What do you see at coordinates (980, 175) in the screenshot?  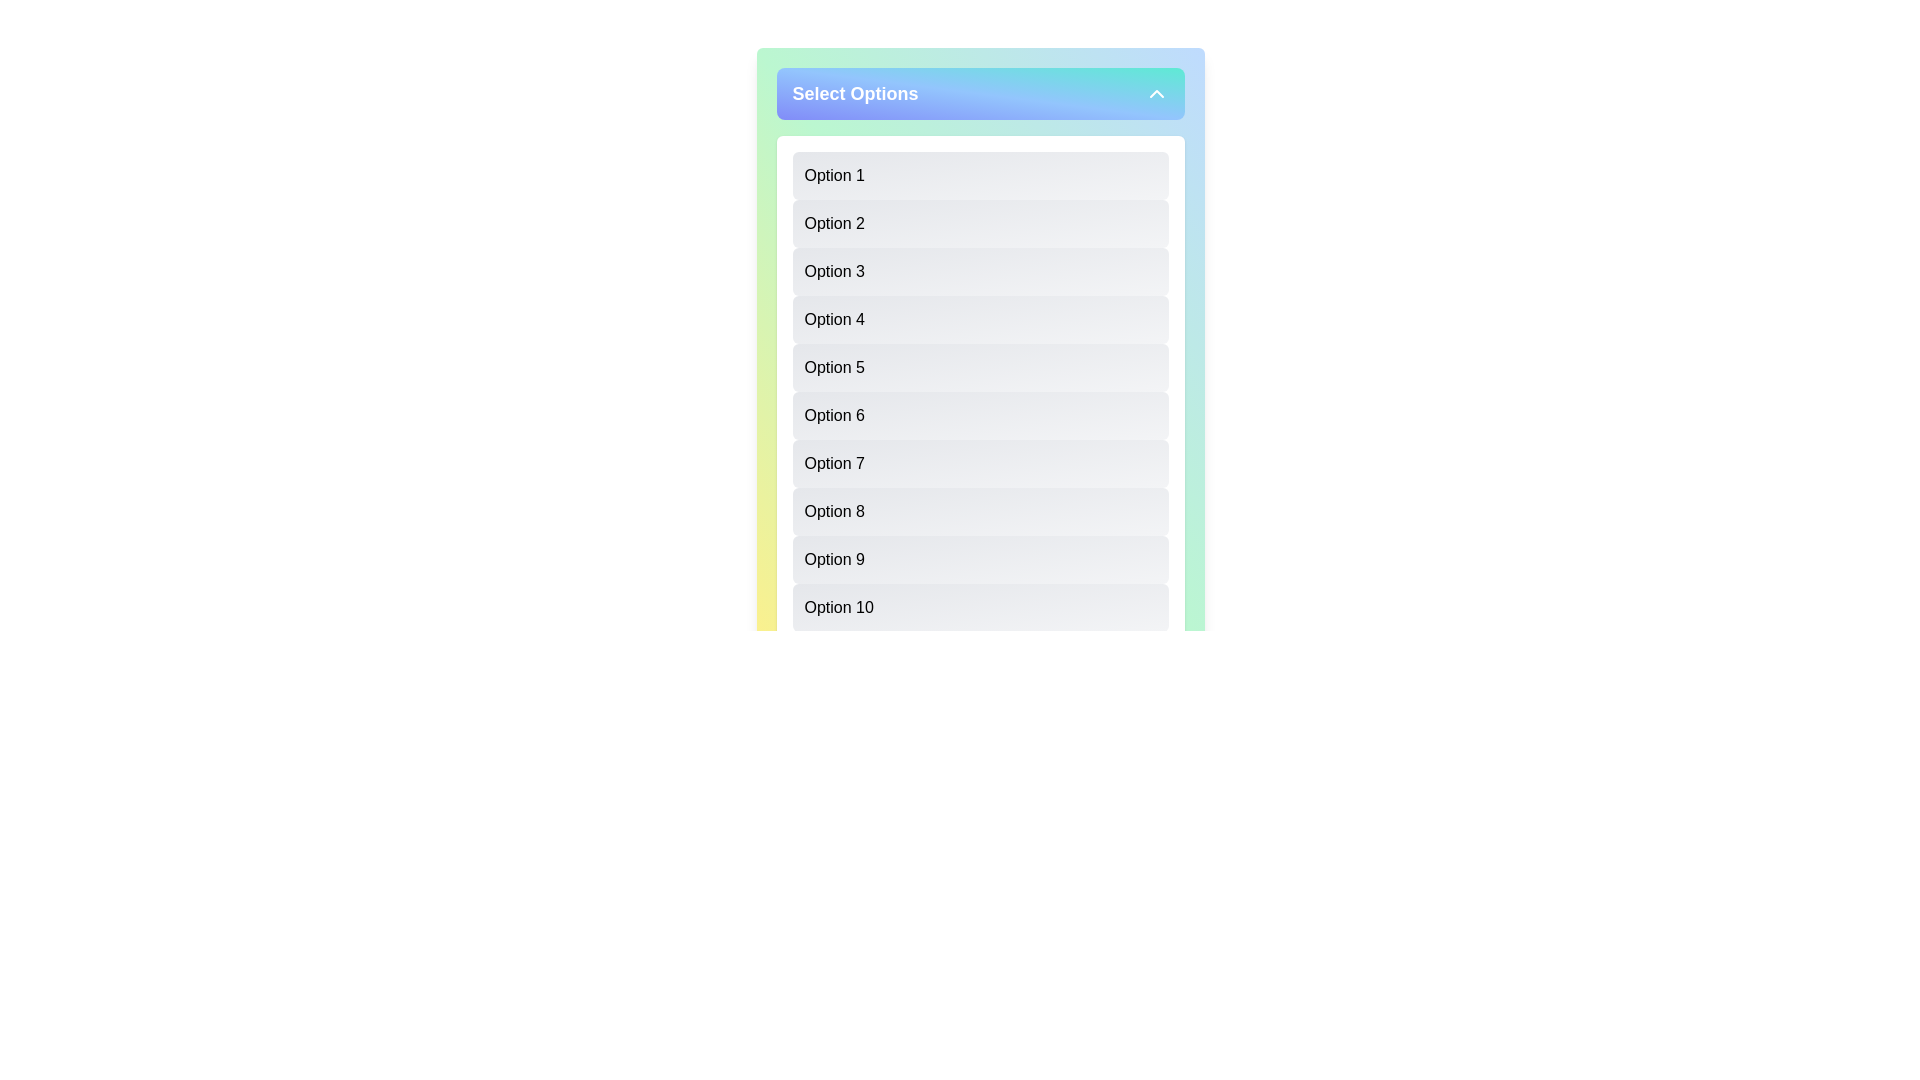 I see `the first selectable list item under the 'Select Options' header` at bounding box center [980, 175].